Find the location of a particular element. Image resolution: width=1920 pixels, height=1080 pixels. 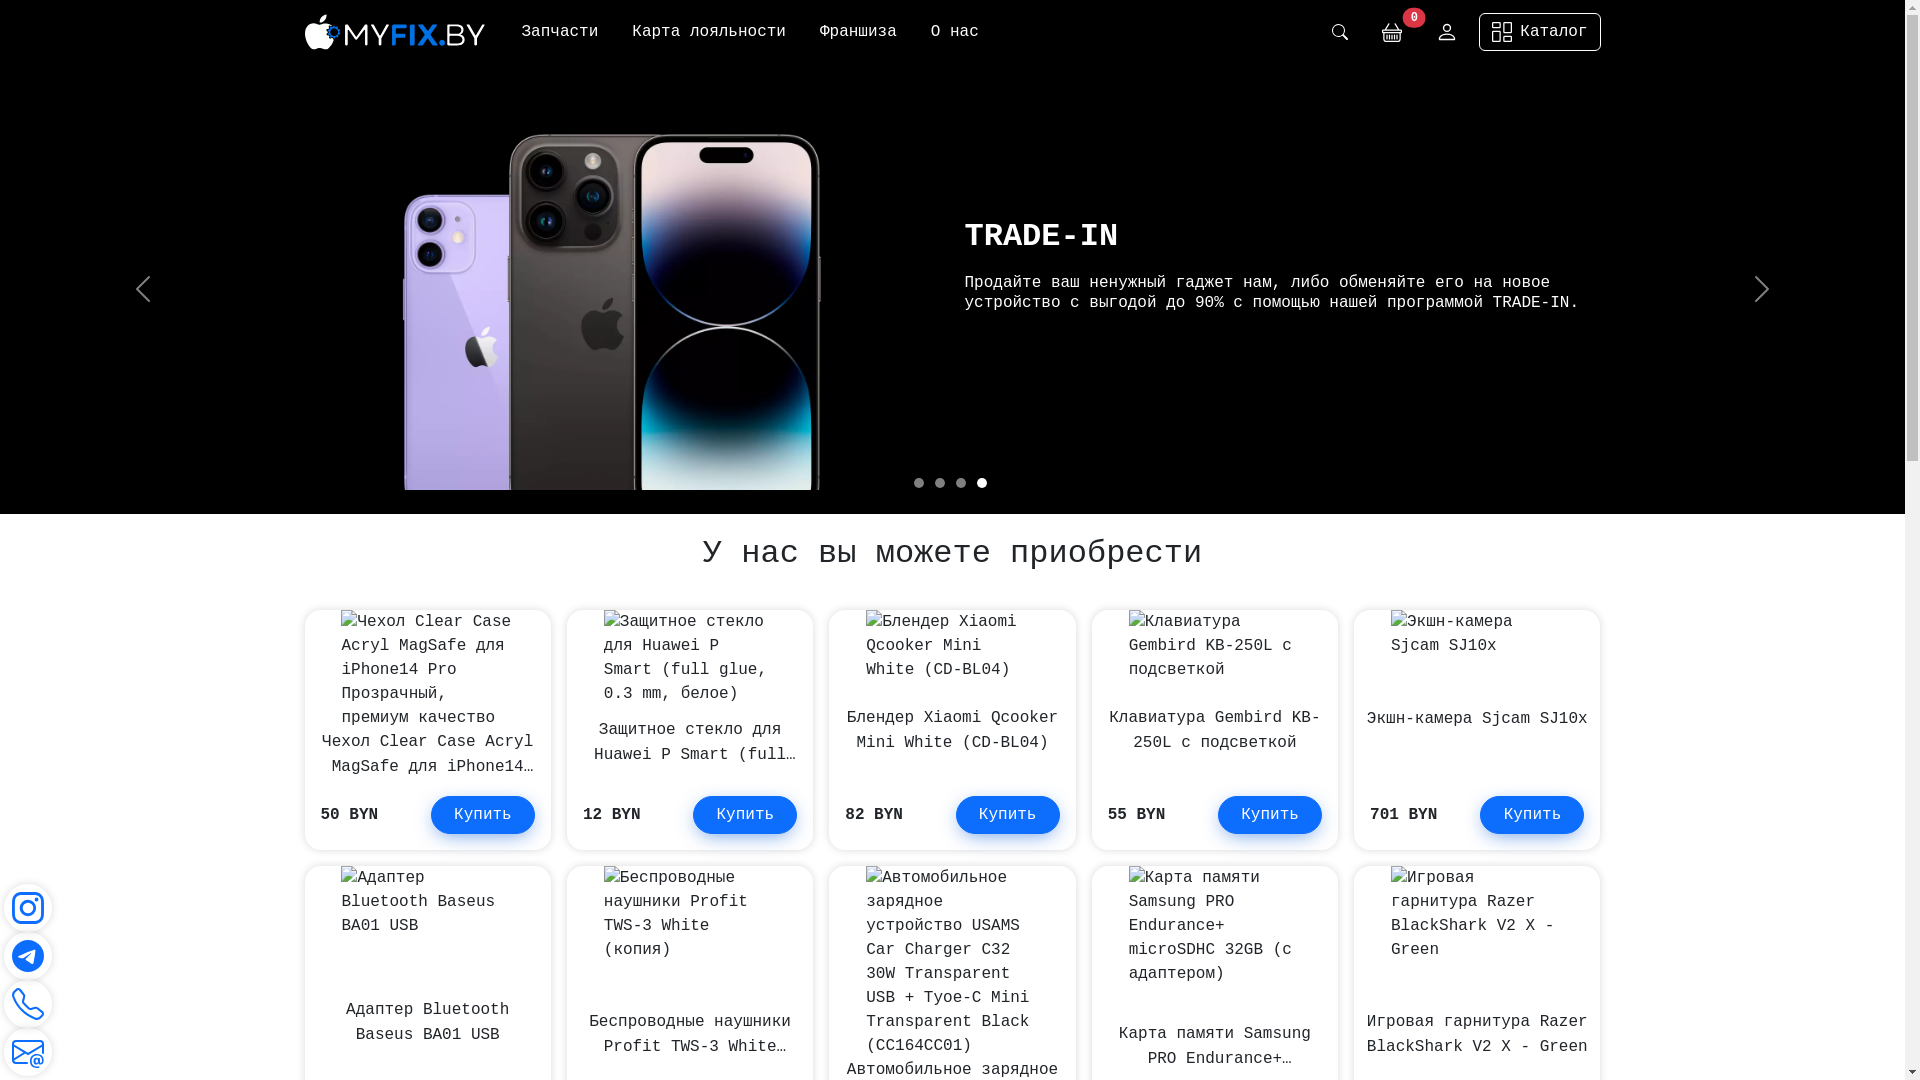

'Next' is located at coordinates (1761, 289).